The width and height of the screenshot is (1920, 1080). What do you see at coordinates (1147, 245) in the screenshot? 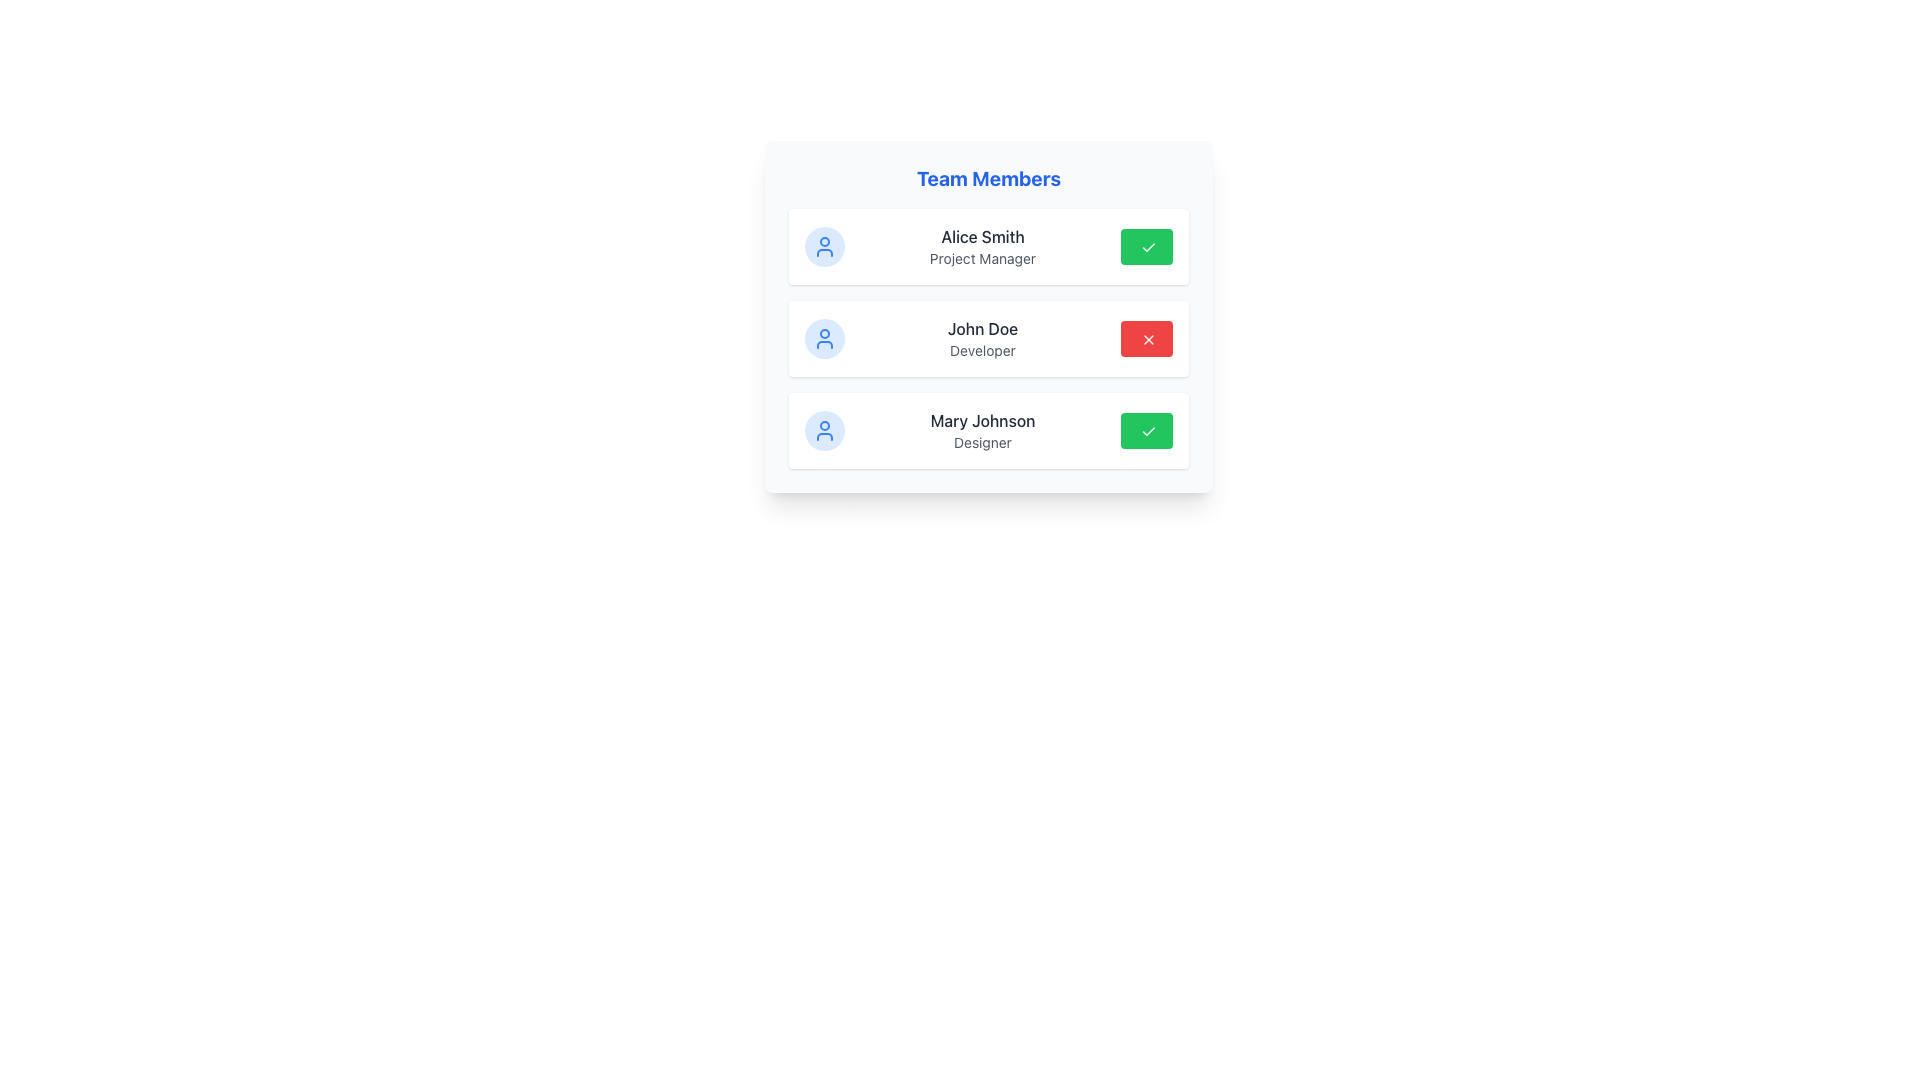
I see `the approval button for Alice Smith, Project Manager` at bounding box center [1147, 245].